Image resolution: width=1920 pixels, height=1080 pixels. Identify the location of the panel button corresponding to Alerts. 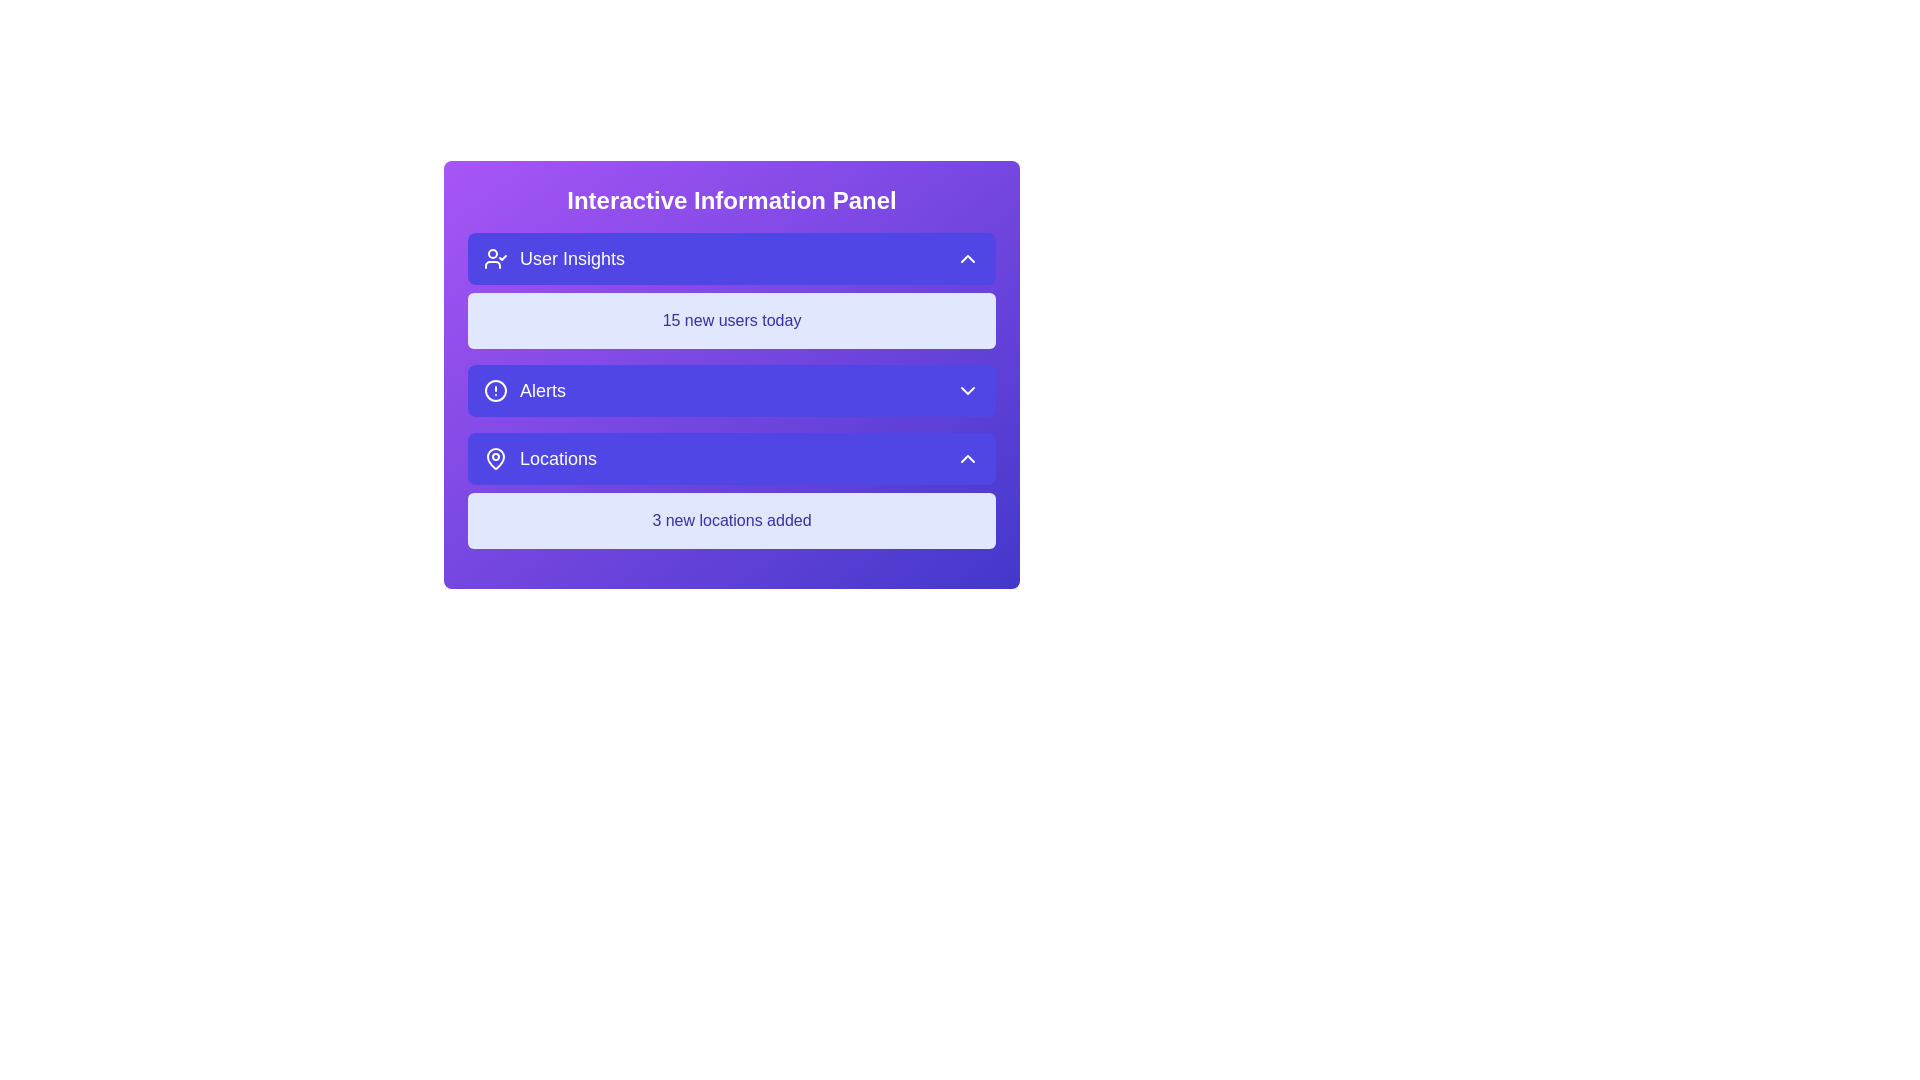
(730, 390).